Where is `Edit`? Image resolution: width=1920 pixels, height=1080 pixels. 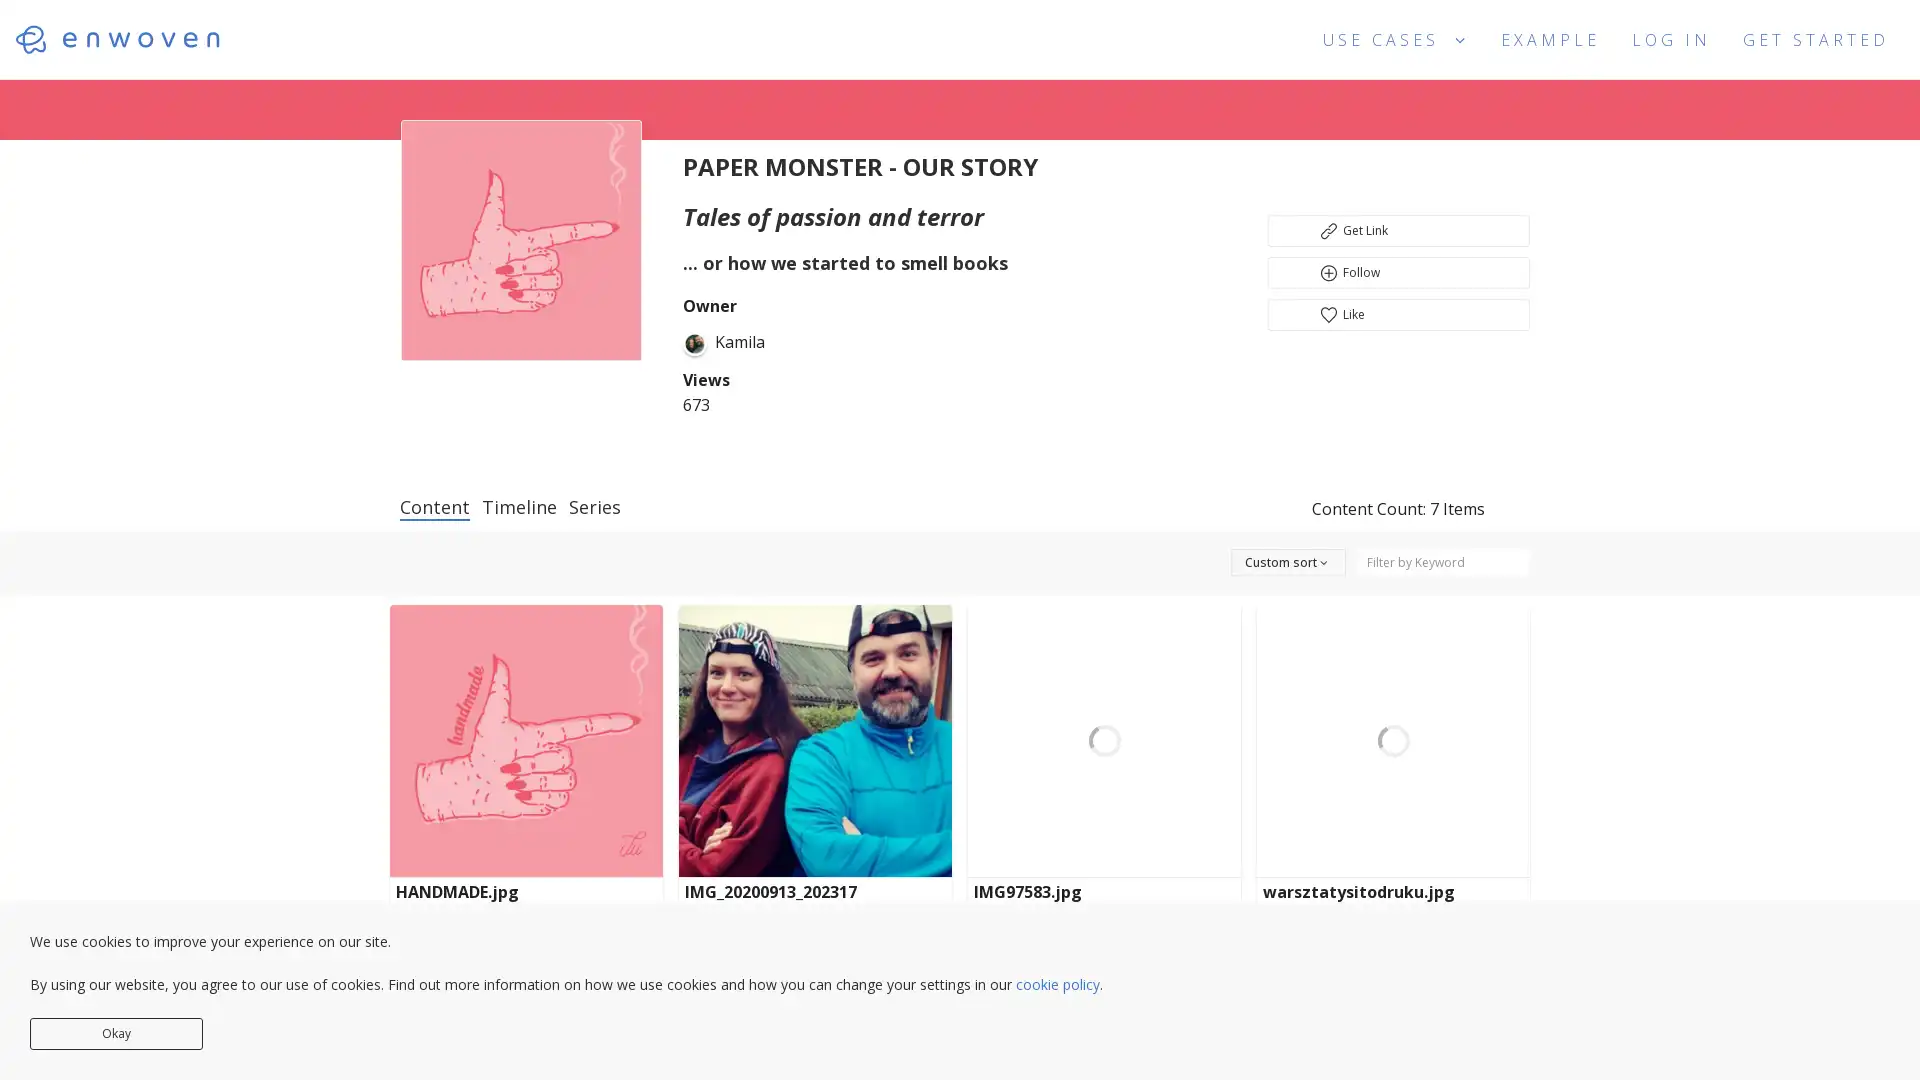 Edit is located at coordinates (526, 951).